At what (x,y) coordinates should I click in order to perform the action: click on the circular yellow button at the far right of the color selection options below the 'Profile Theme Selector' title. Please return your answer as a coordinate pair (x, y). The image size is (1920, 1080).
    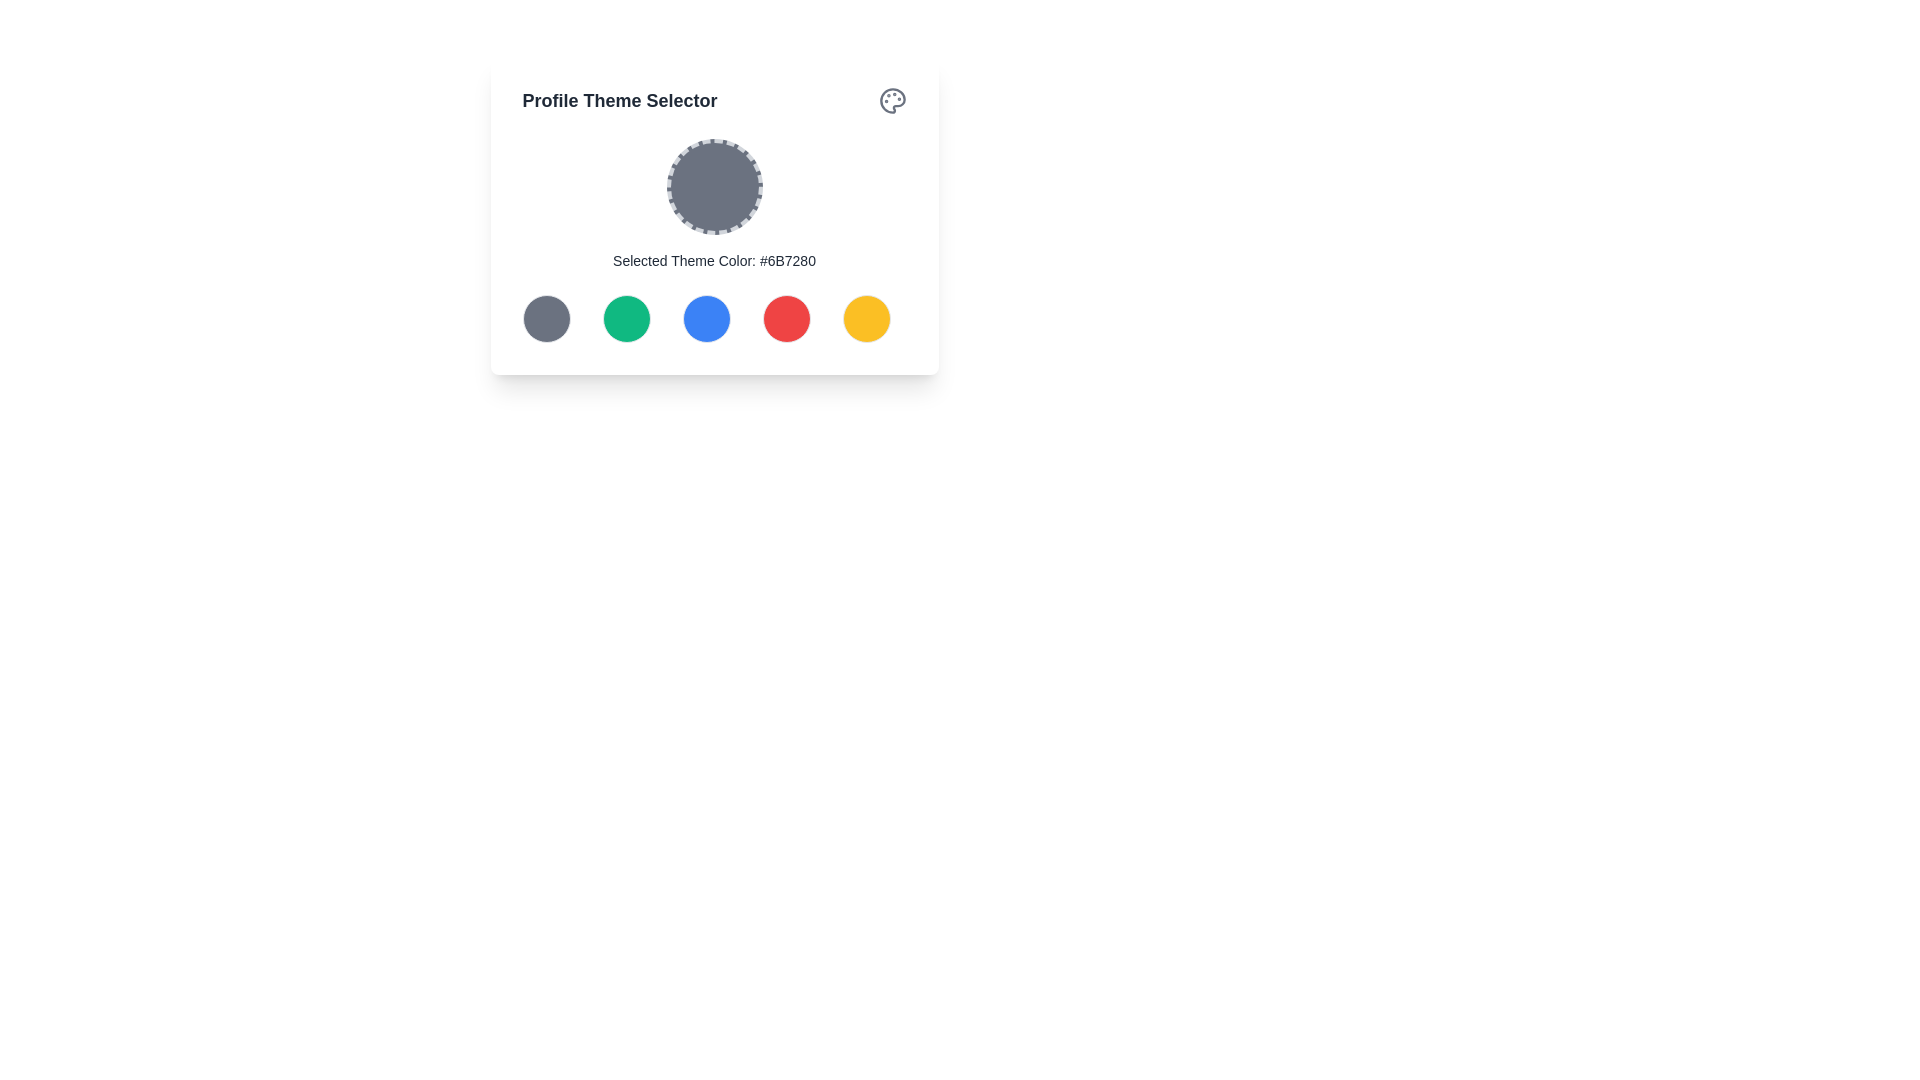
    Looking at the image, I should click on (866, 318).